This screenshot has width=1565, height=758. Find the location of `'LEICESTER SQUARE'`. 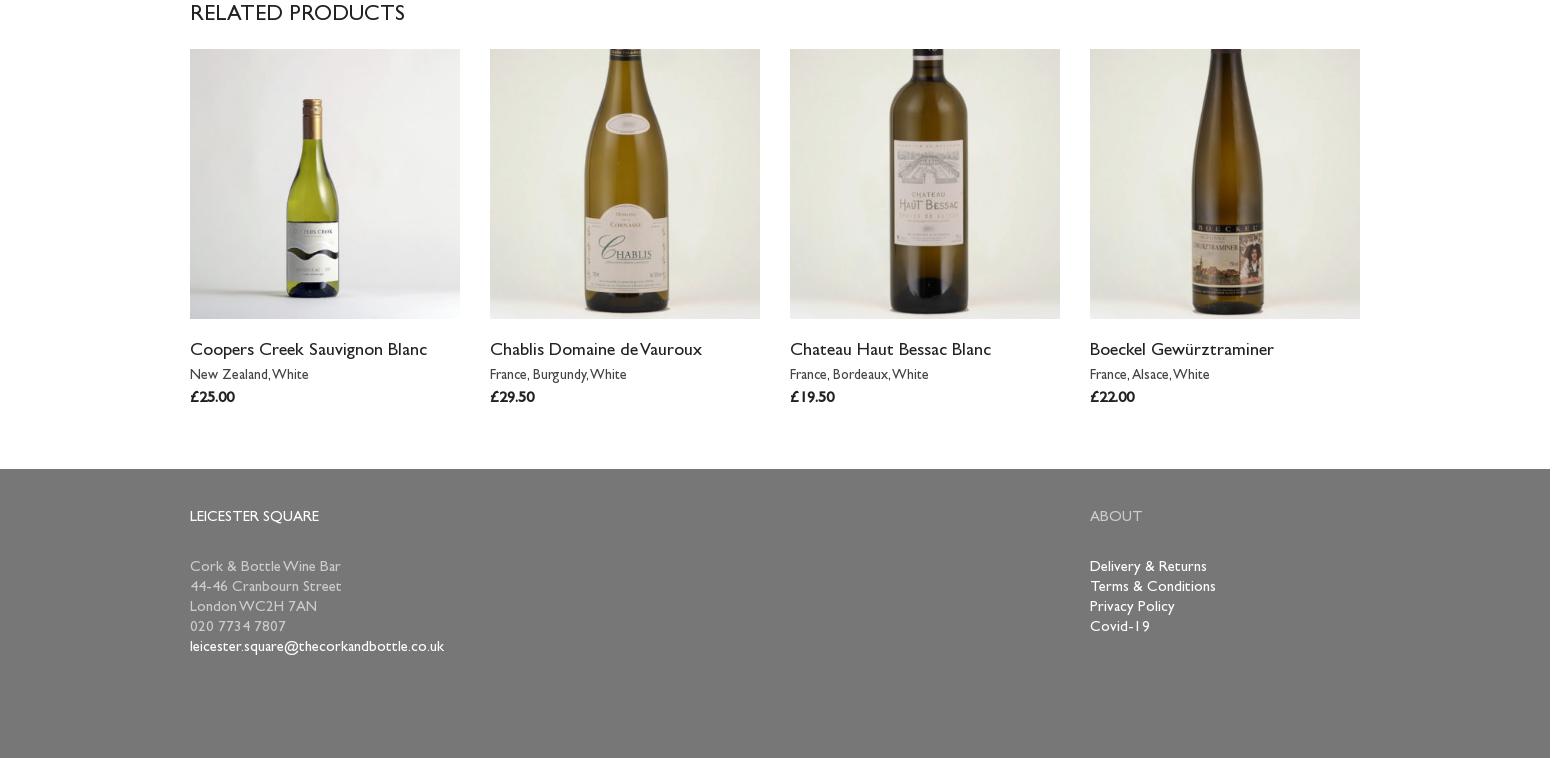

'LEICESTER SQUARE' is located at coordinates (189, 517).